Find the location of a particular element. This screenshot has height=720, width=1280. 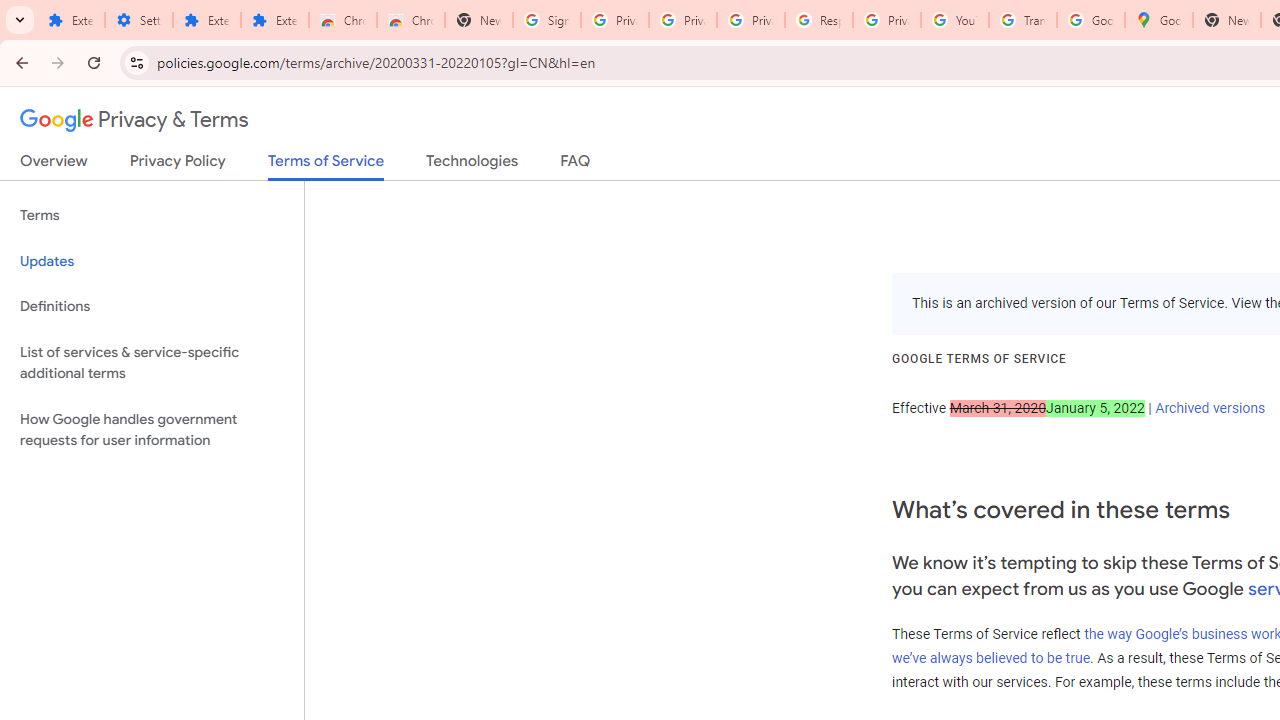

'Archived versions' is located at coordinates (1209, 406).